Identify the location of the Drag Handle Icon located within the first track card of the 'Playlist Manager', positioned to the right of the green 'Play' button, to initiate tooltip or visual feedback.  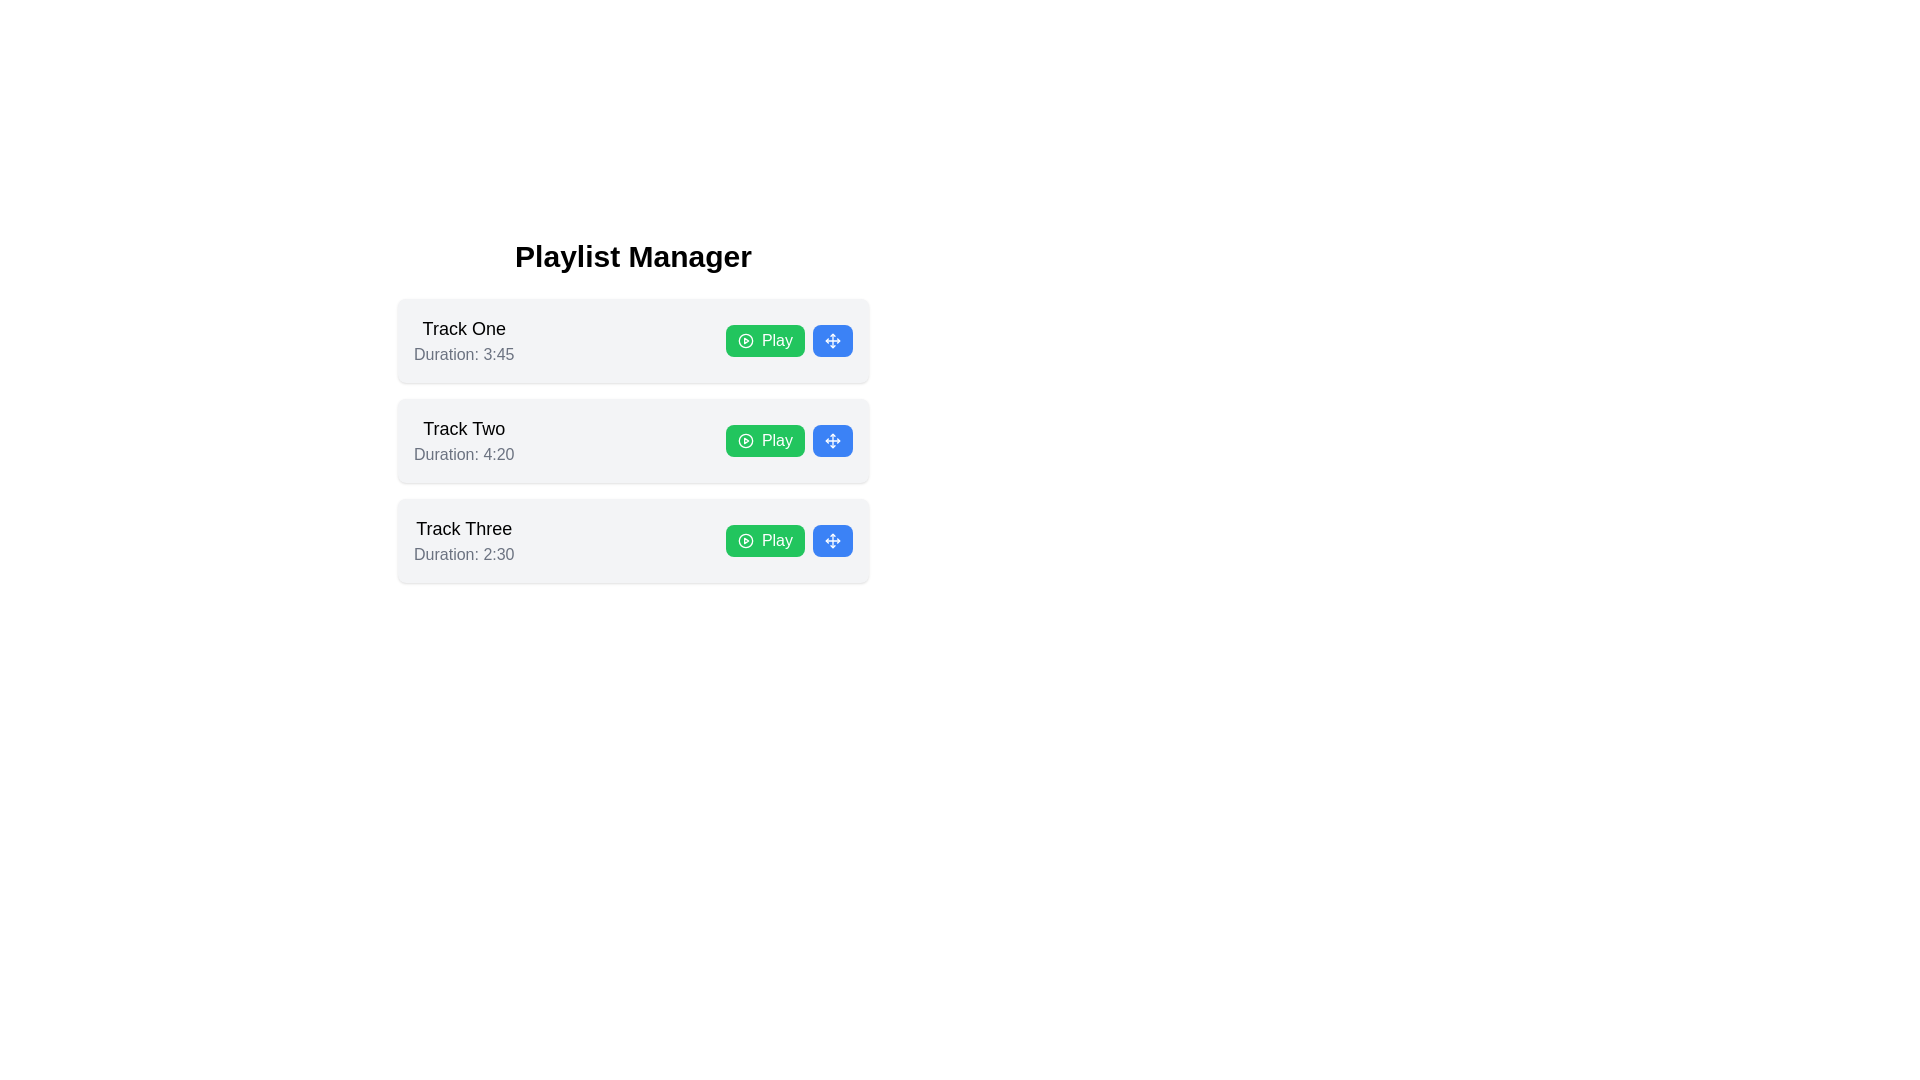
(833, 339).